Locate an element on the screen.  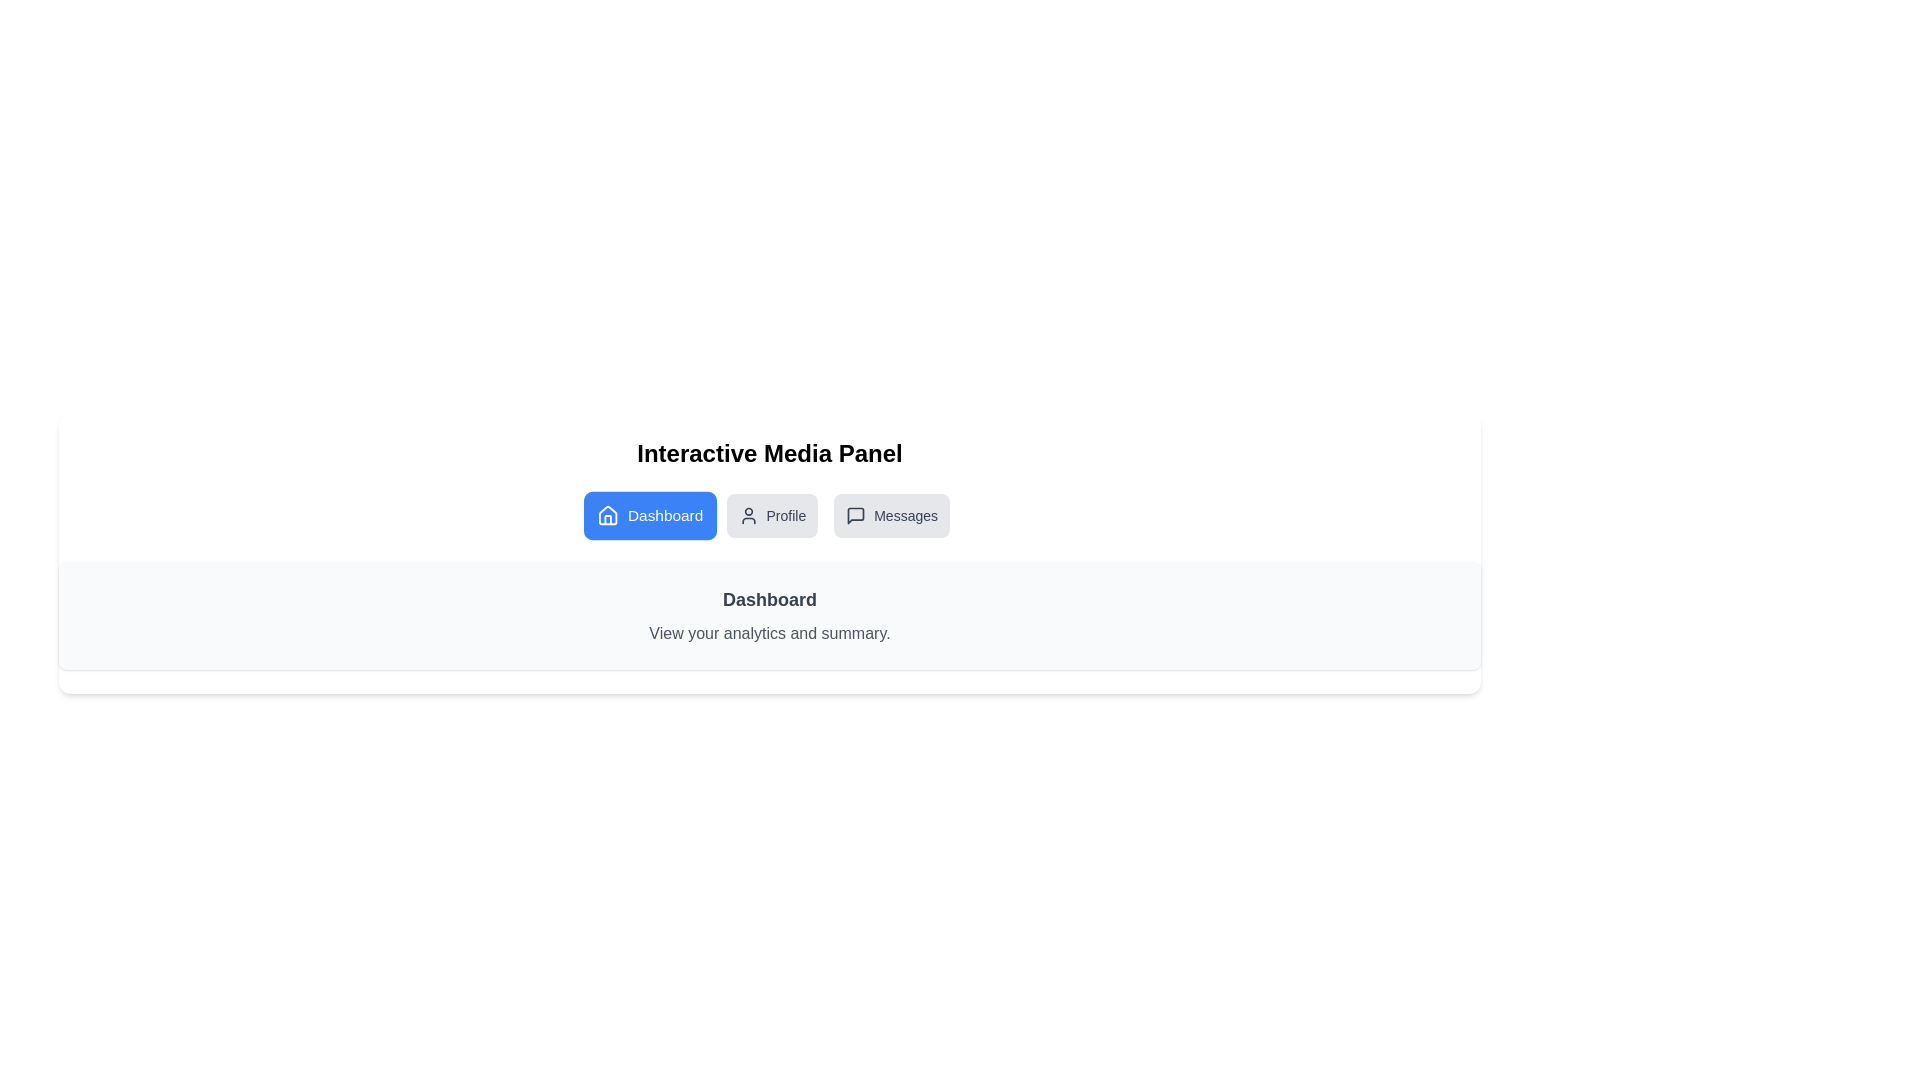
the button labeled Messages to switch tabs is located at coordinates (891, 515).